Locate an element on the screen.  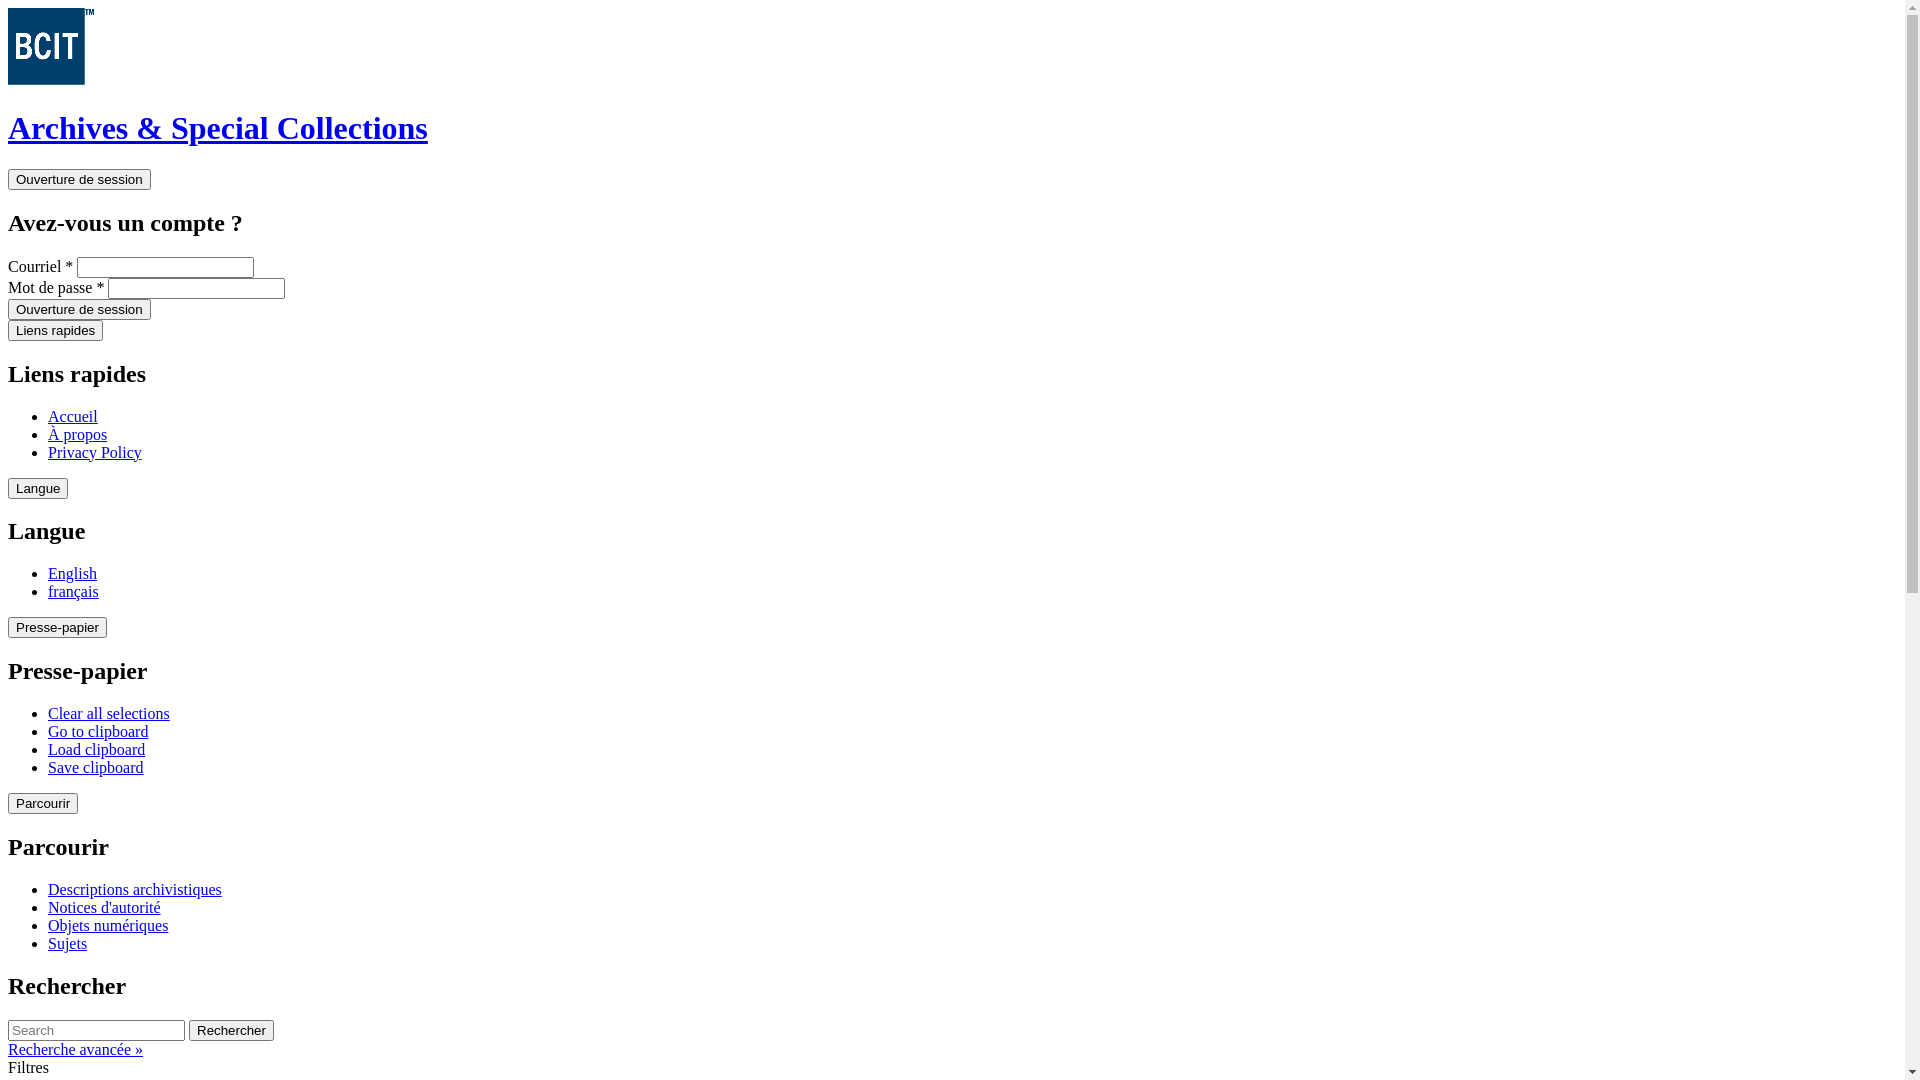
'Presse-papier' is located at coordinates (57, 626).